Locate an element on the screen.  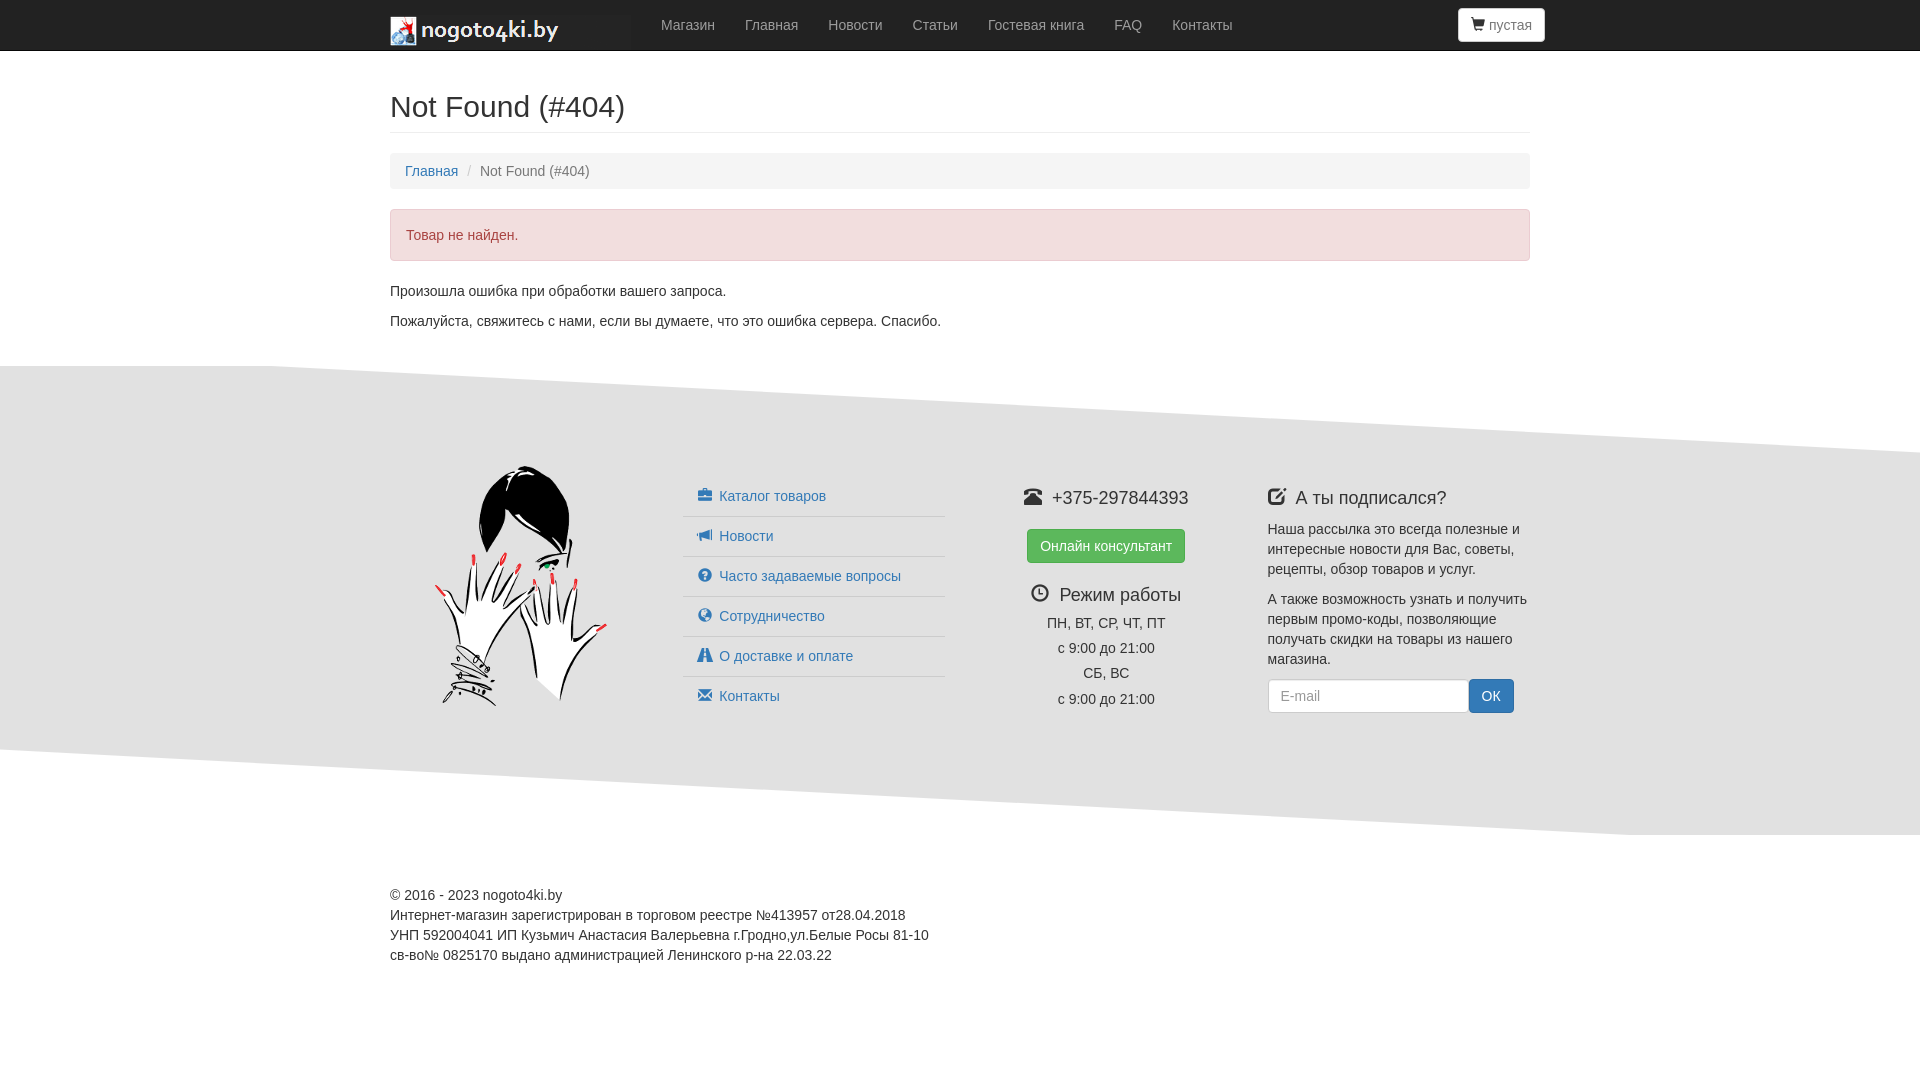
'FAQ' is located at coordinates (1128, 24).